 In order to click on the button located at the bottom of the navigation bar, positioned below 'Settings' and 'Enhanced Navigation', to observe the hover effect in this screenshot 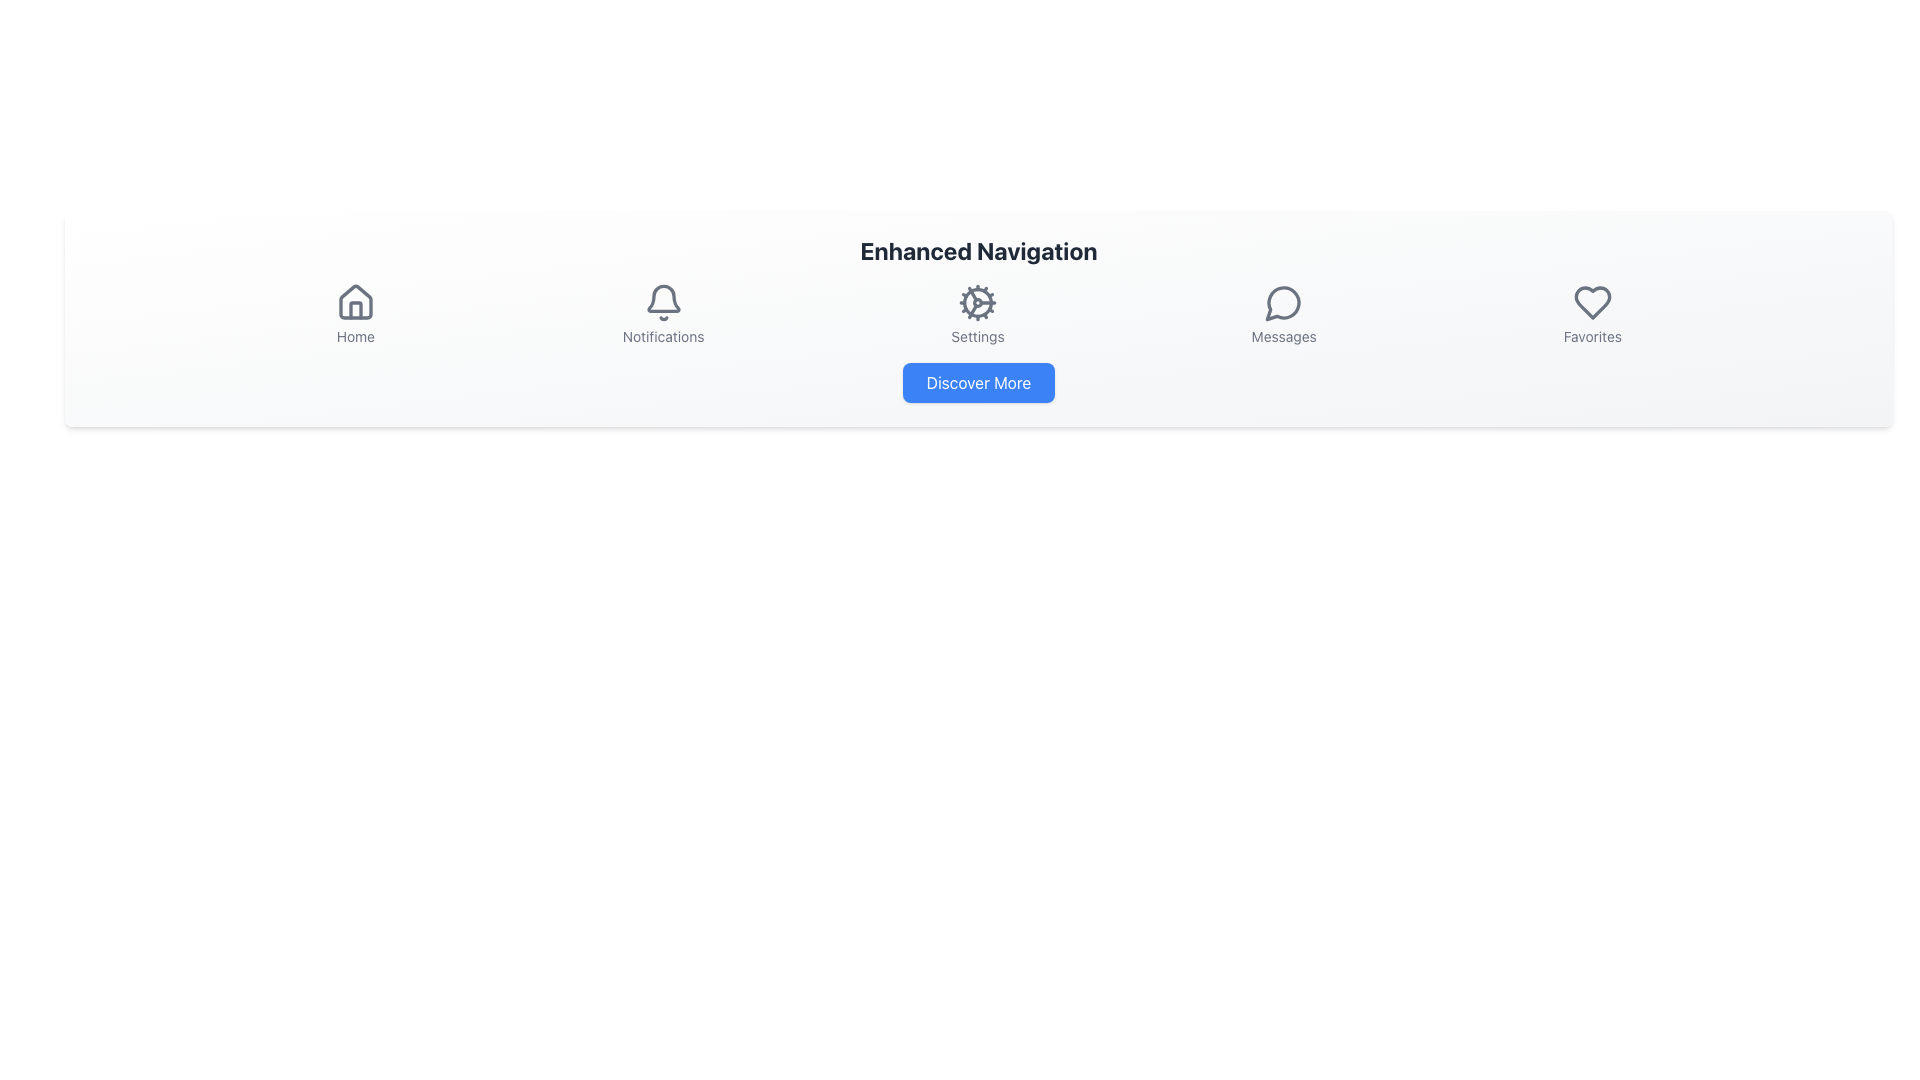, I will do `click(979, 382)`.